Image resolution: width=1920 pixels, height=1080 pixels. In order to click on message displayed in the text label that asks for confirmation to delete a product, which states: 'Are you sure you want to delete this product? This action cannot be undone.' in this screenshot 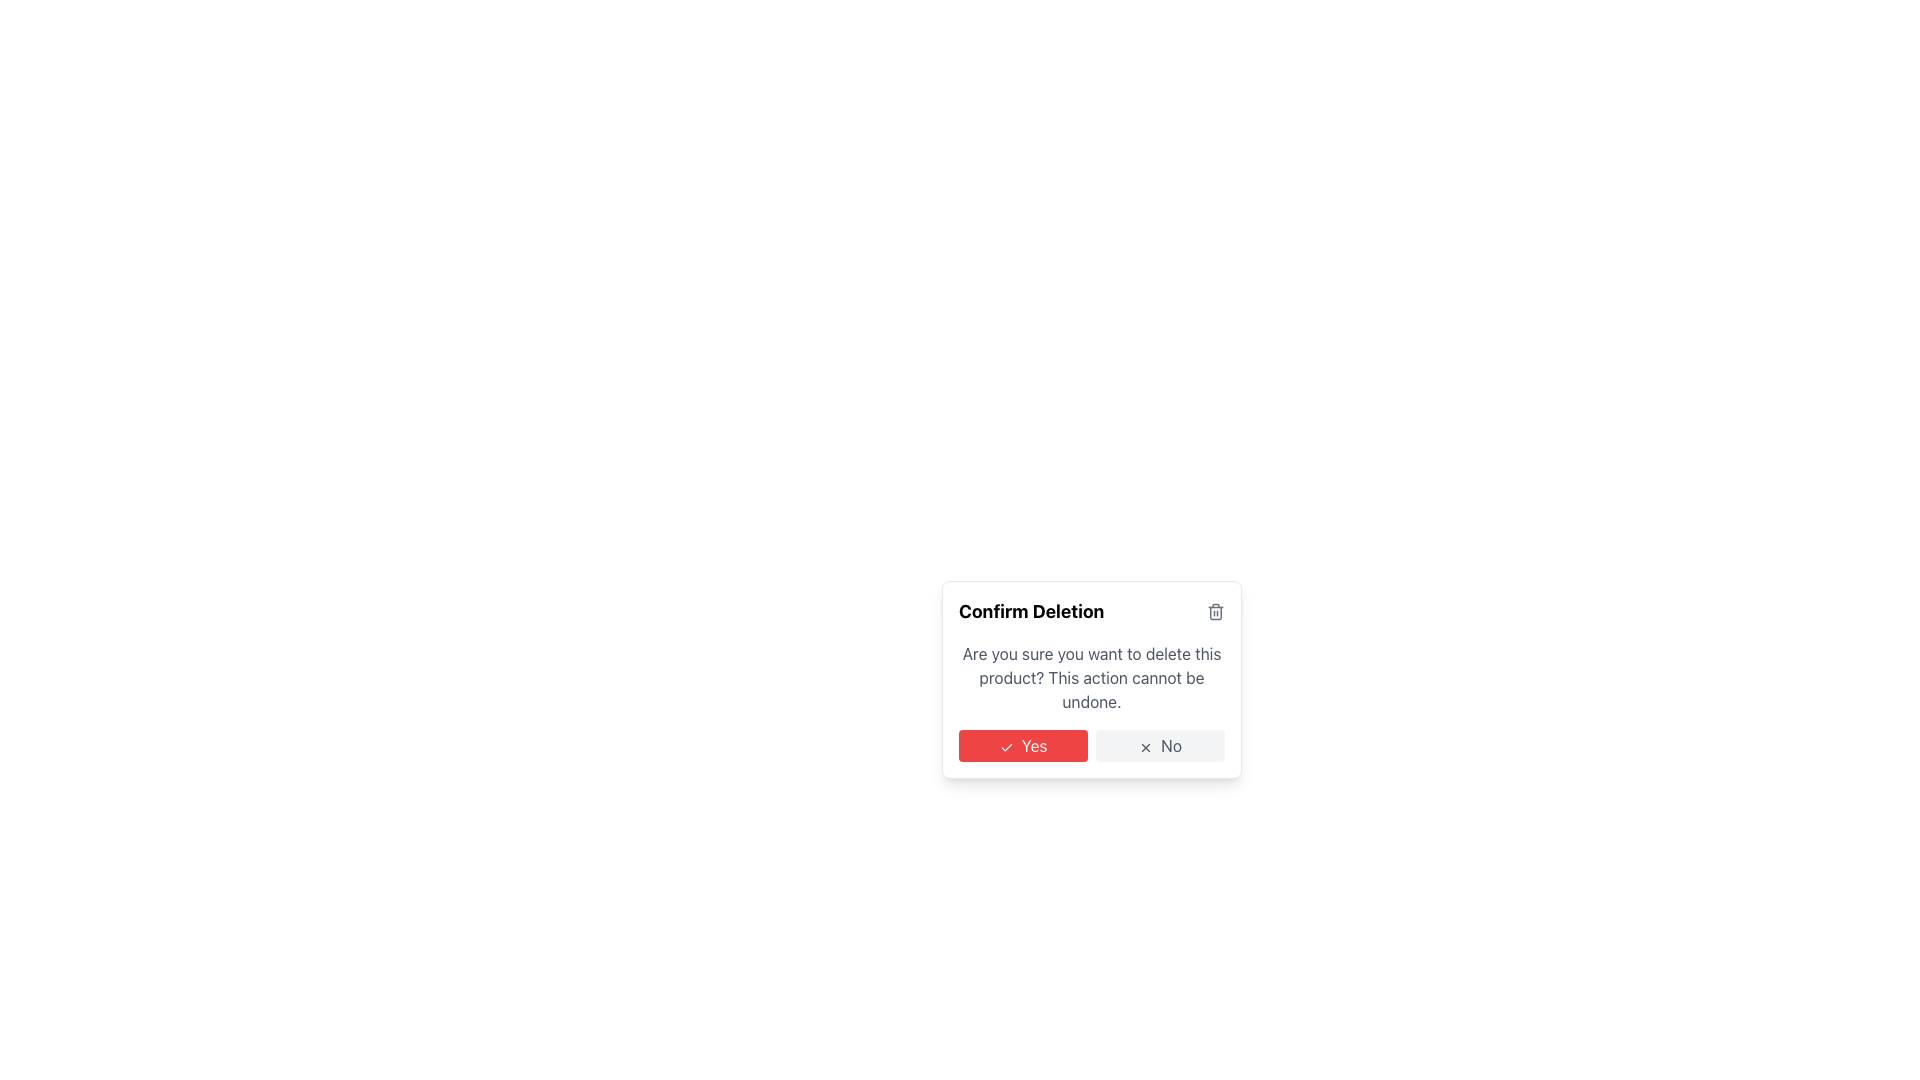, I will do `click(1090, 677)`.